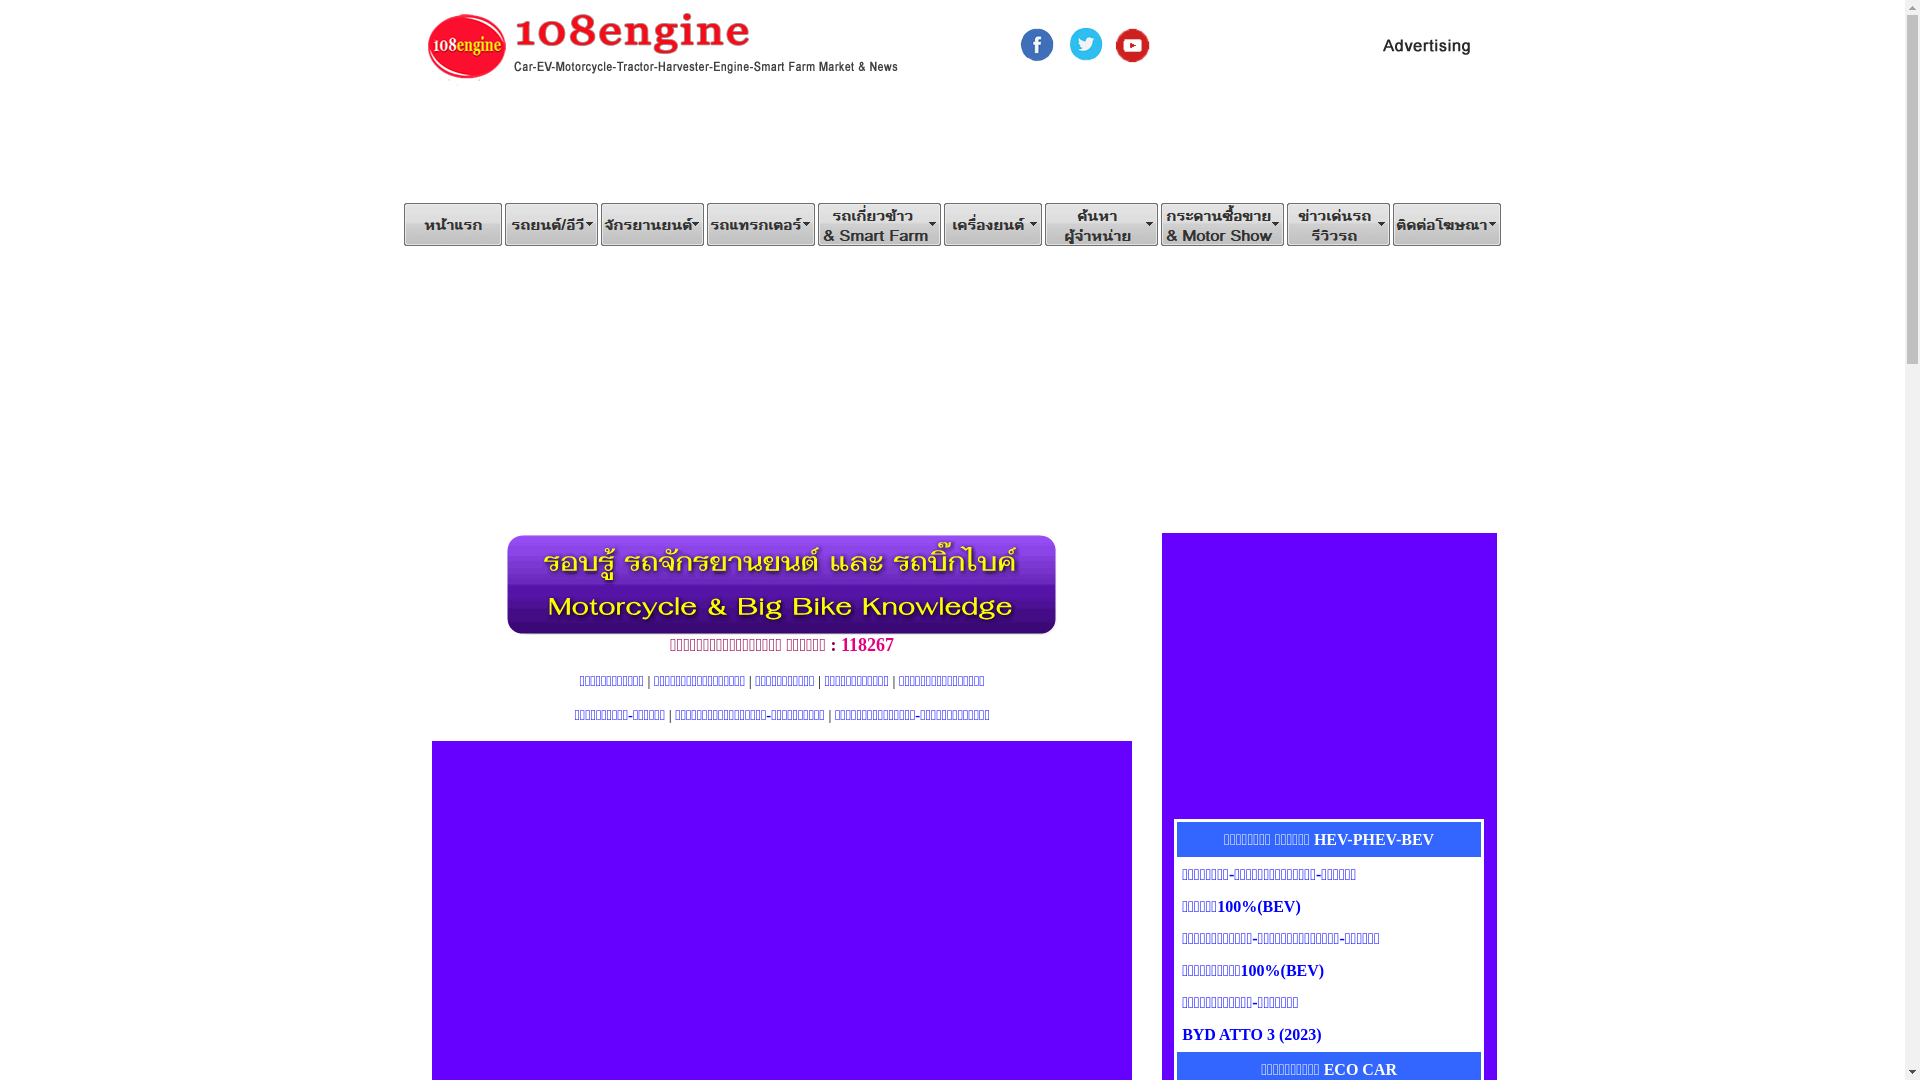 The height and width of the screenshot is (1080, 1920). Describe the element at coordinates (816, 224) in the screenshot. I see `'Combine Harvester/Smart Farm'` at that location.